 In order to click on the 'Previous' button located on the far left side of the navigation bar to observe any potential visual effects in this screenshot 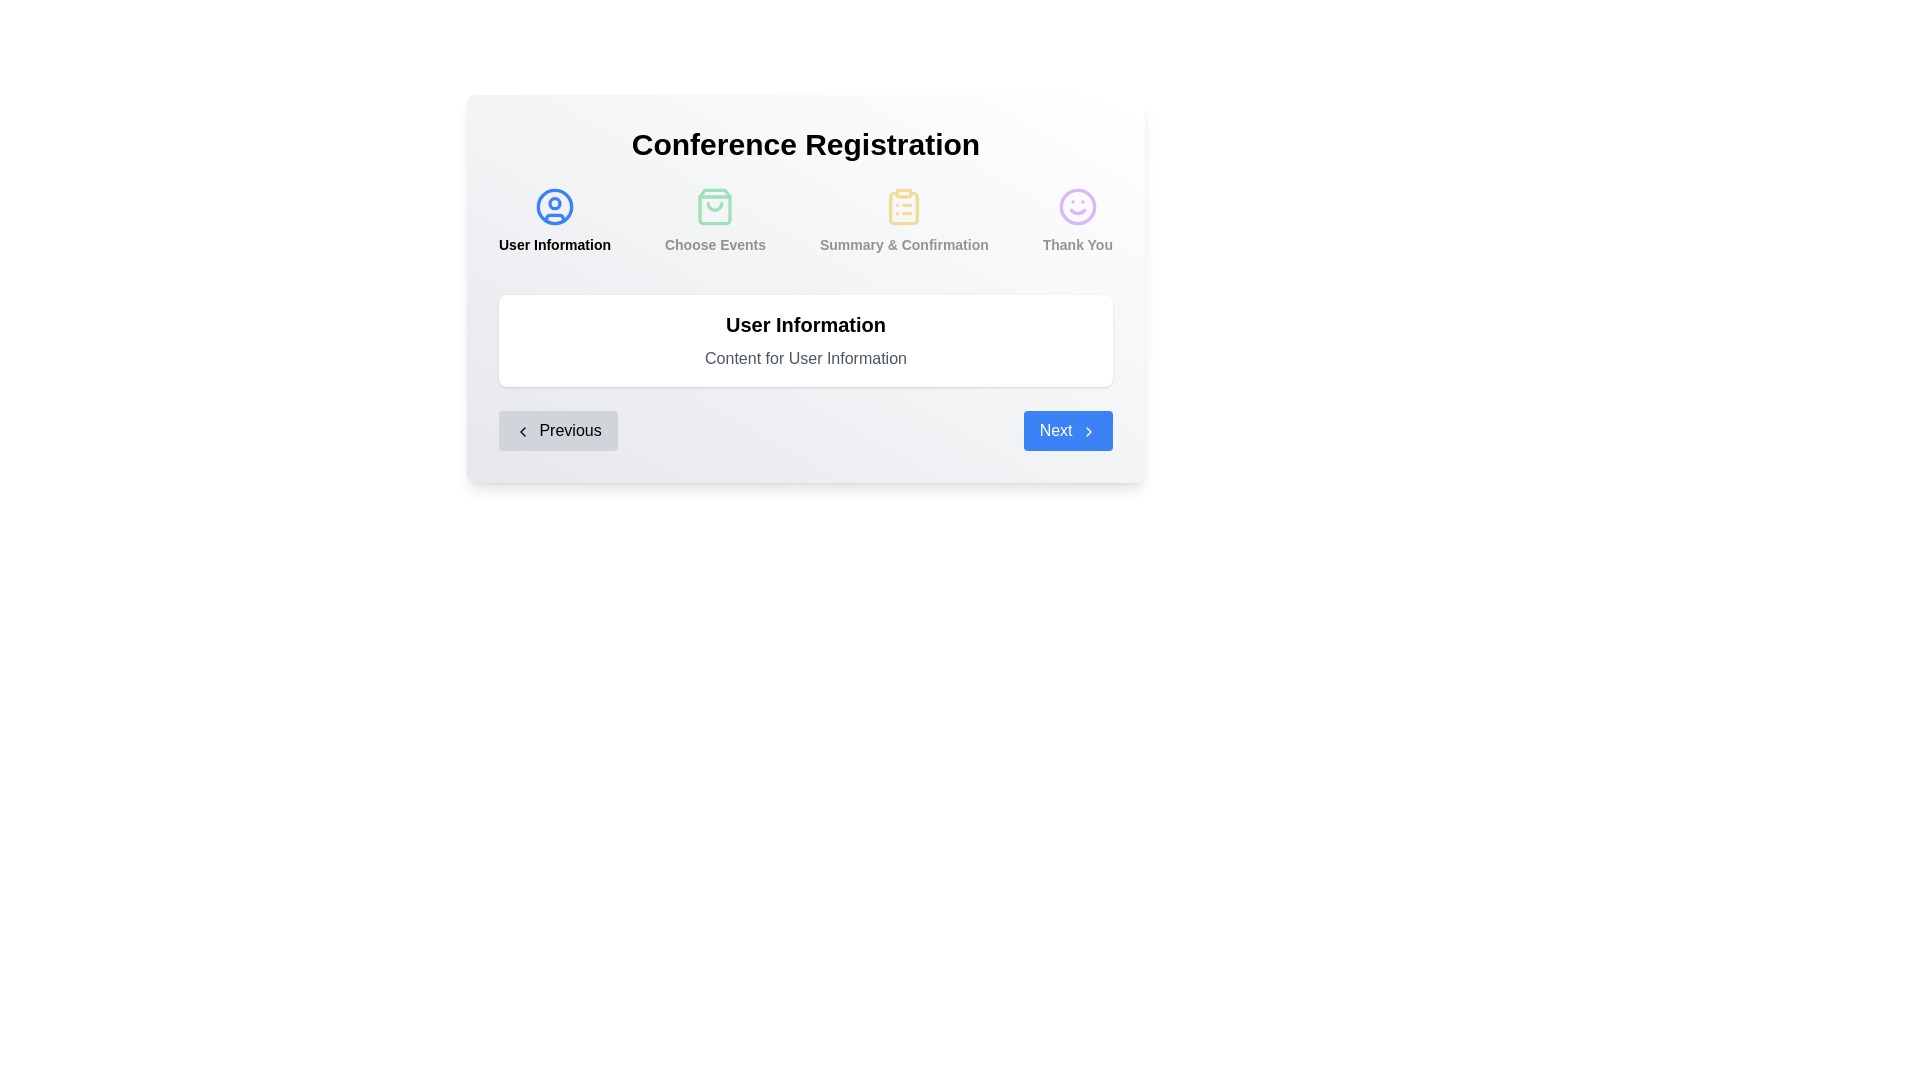, I will do `click(558, 430)`.